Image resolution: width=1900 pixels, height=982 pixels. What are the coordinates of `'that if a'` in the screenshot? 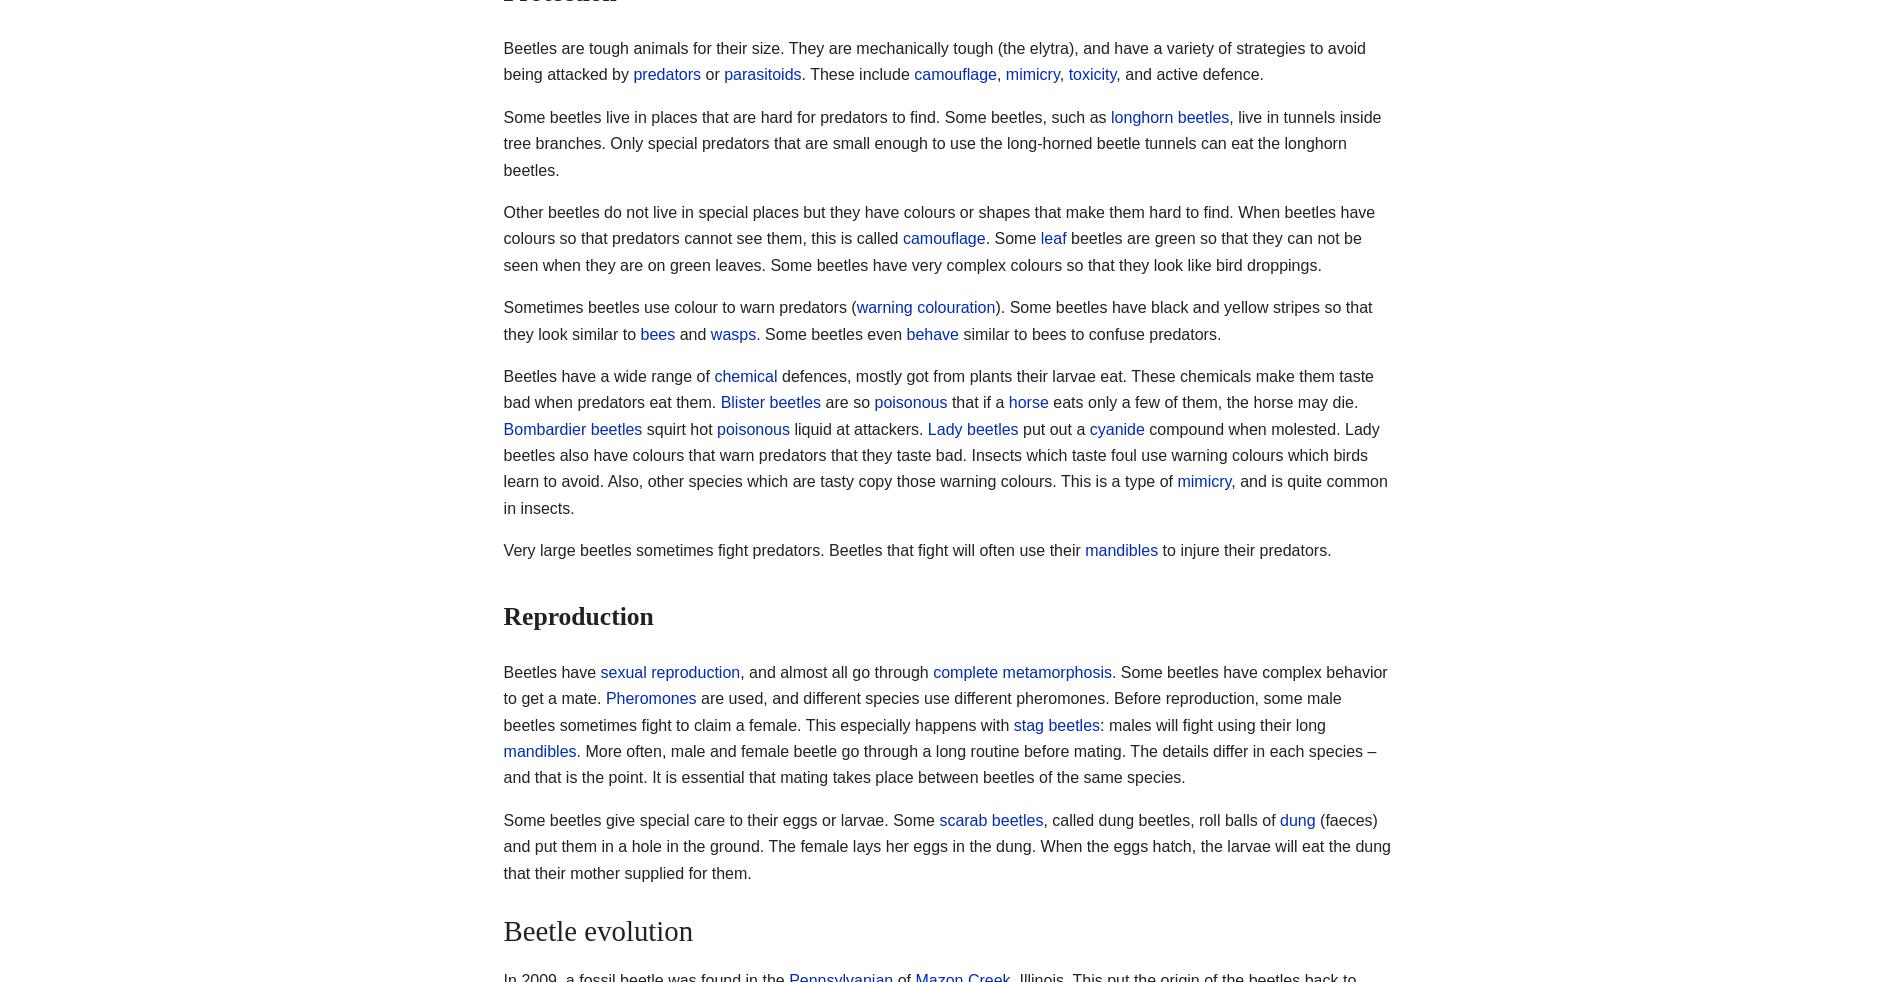 It's located at (977, 402).